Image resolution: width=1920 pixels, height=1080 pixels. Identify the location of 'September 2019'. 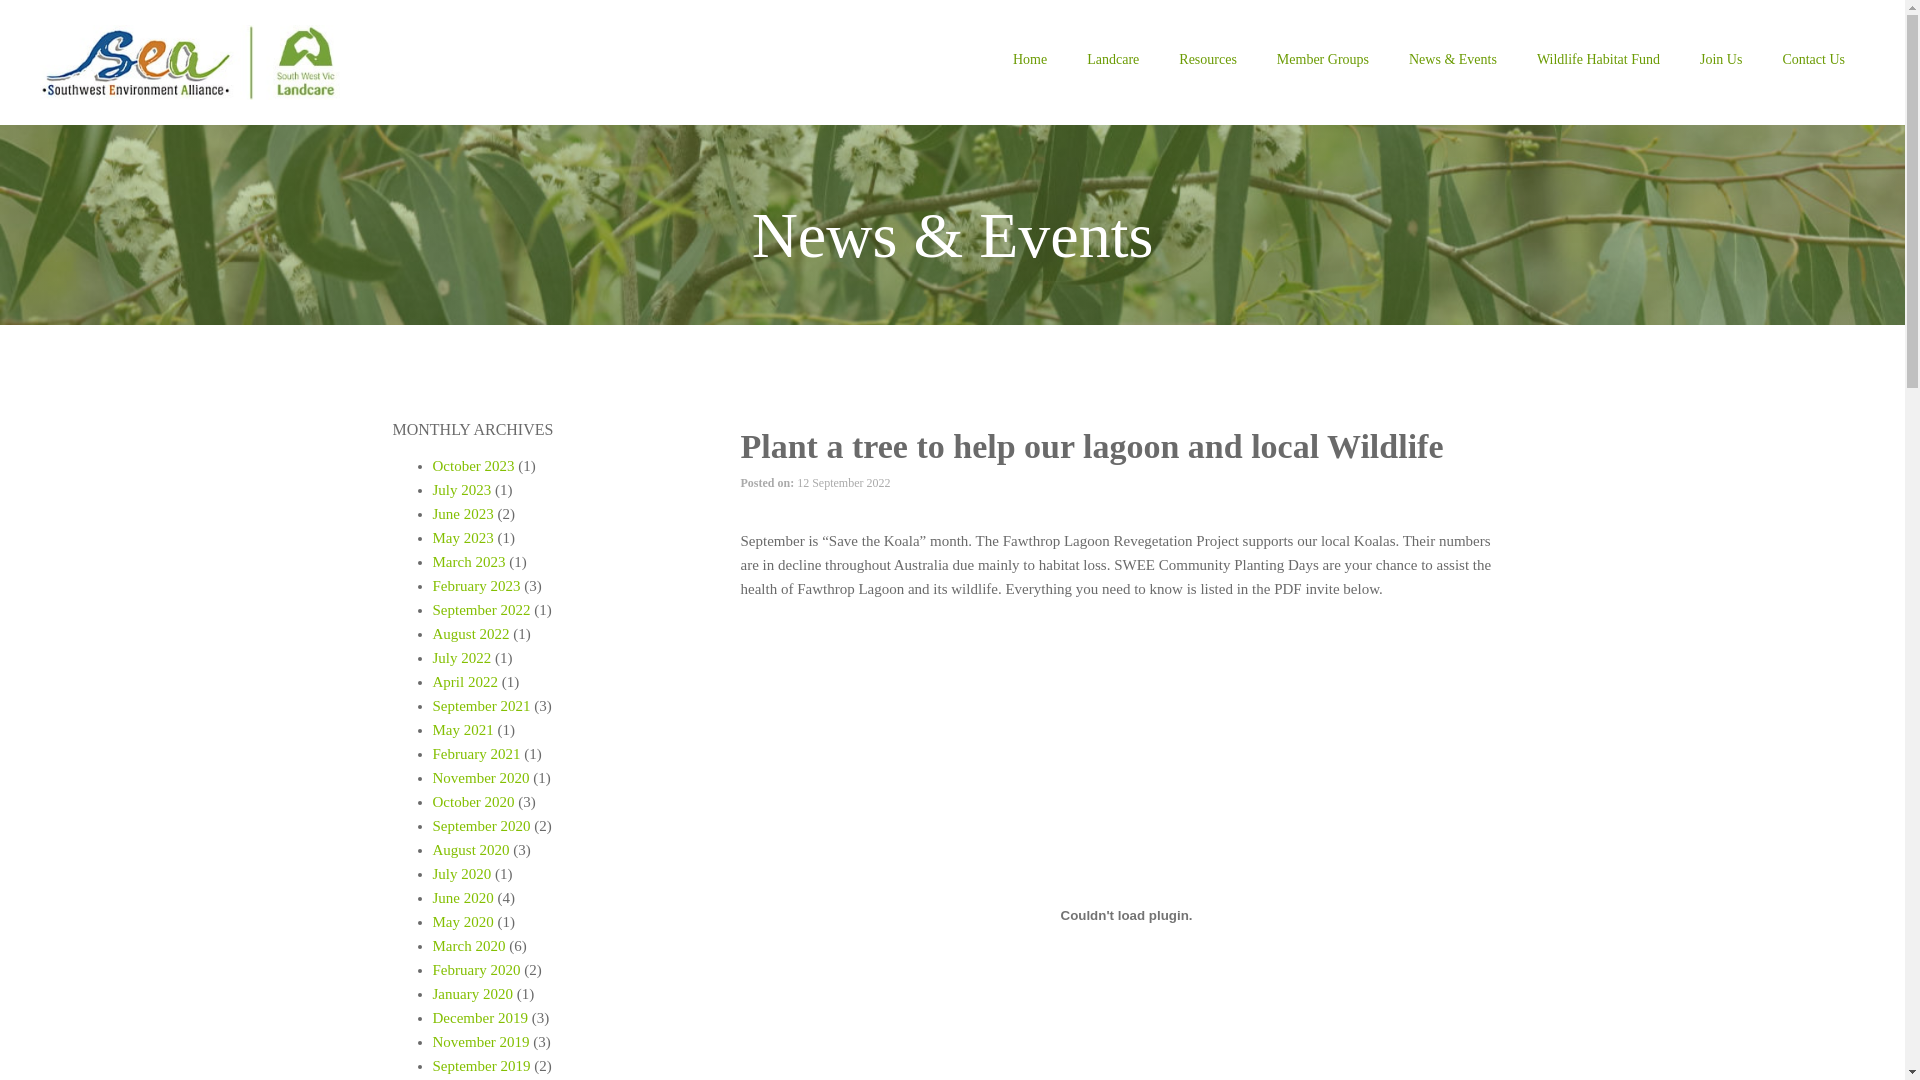
(480, 1064).